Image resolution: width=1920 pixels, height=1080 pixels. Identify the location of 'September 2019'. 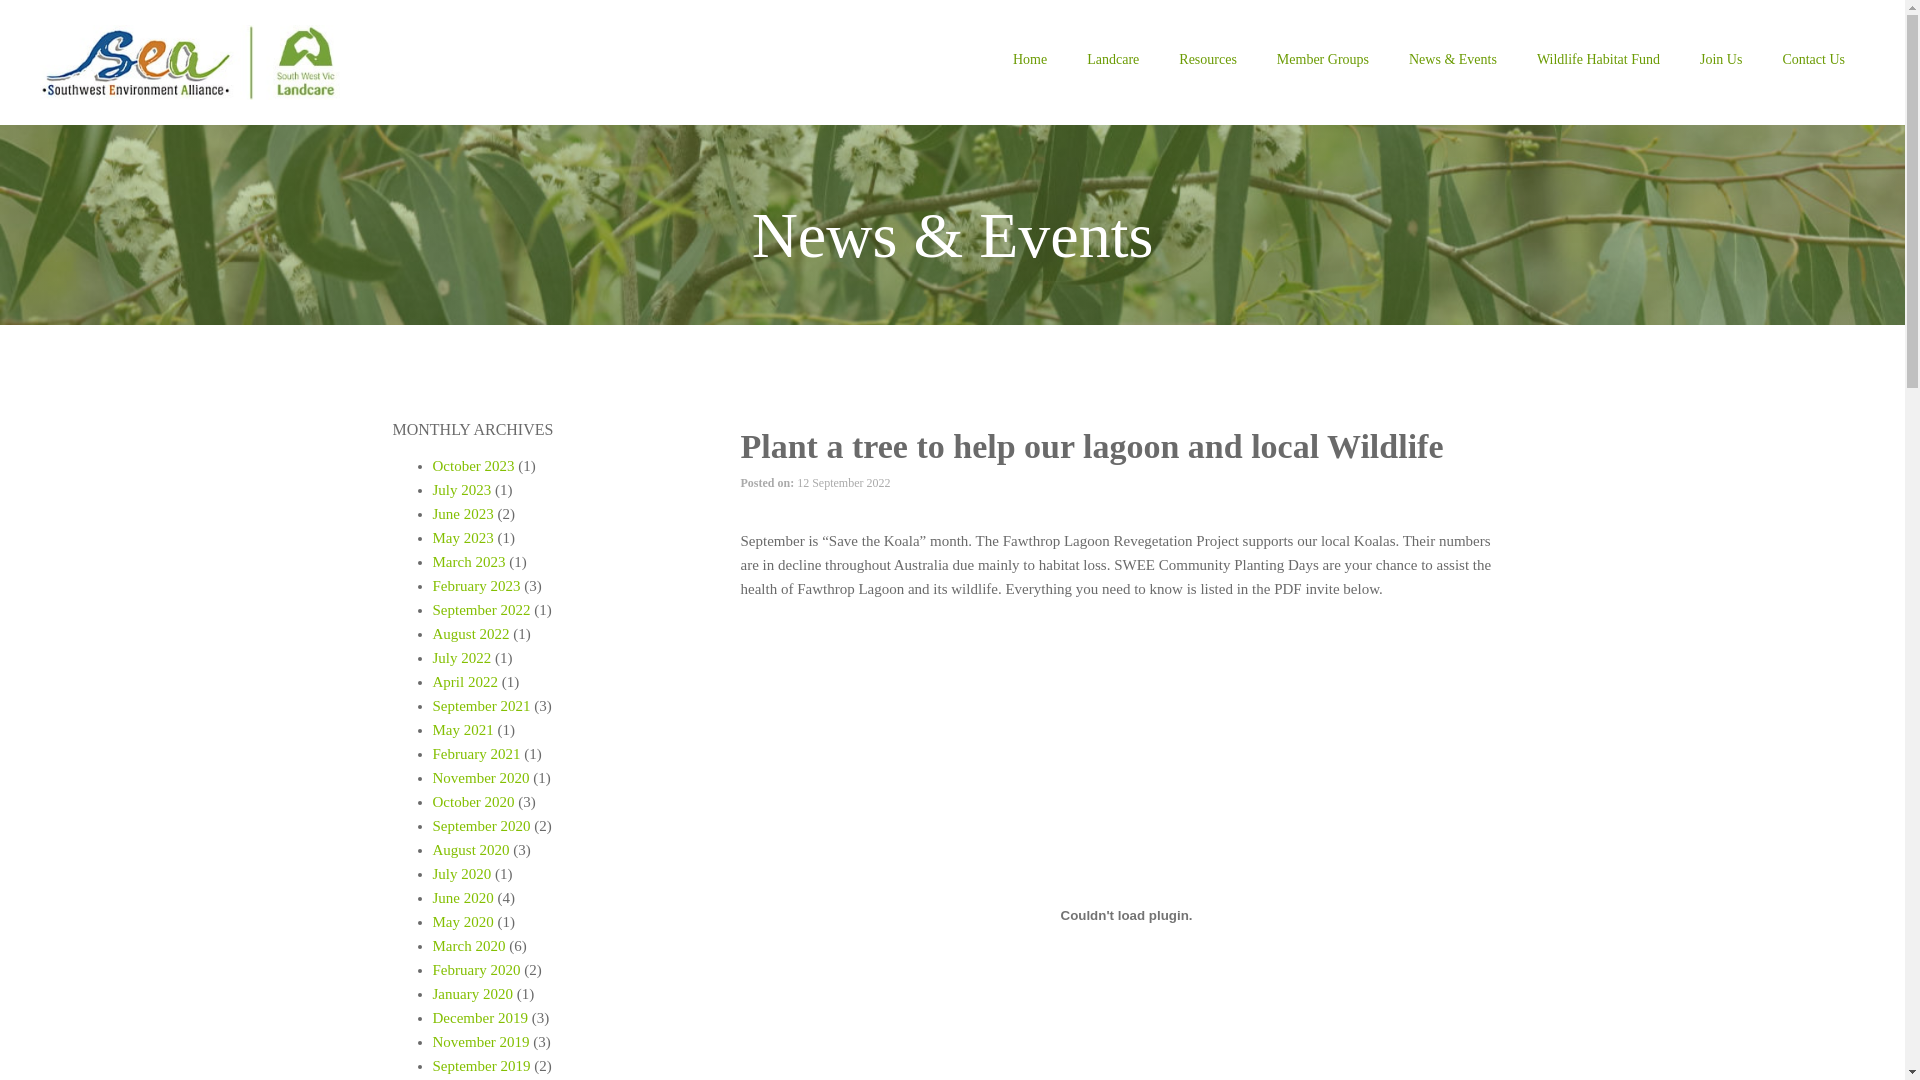
(480, 1064).